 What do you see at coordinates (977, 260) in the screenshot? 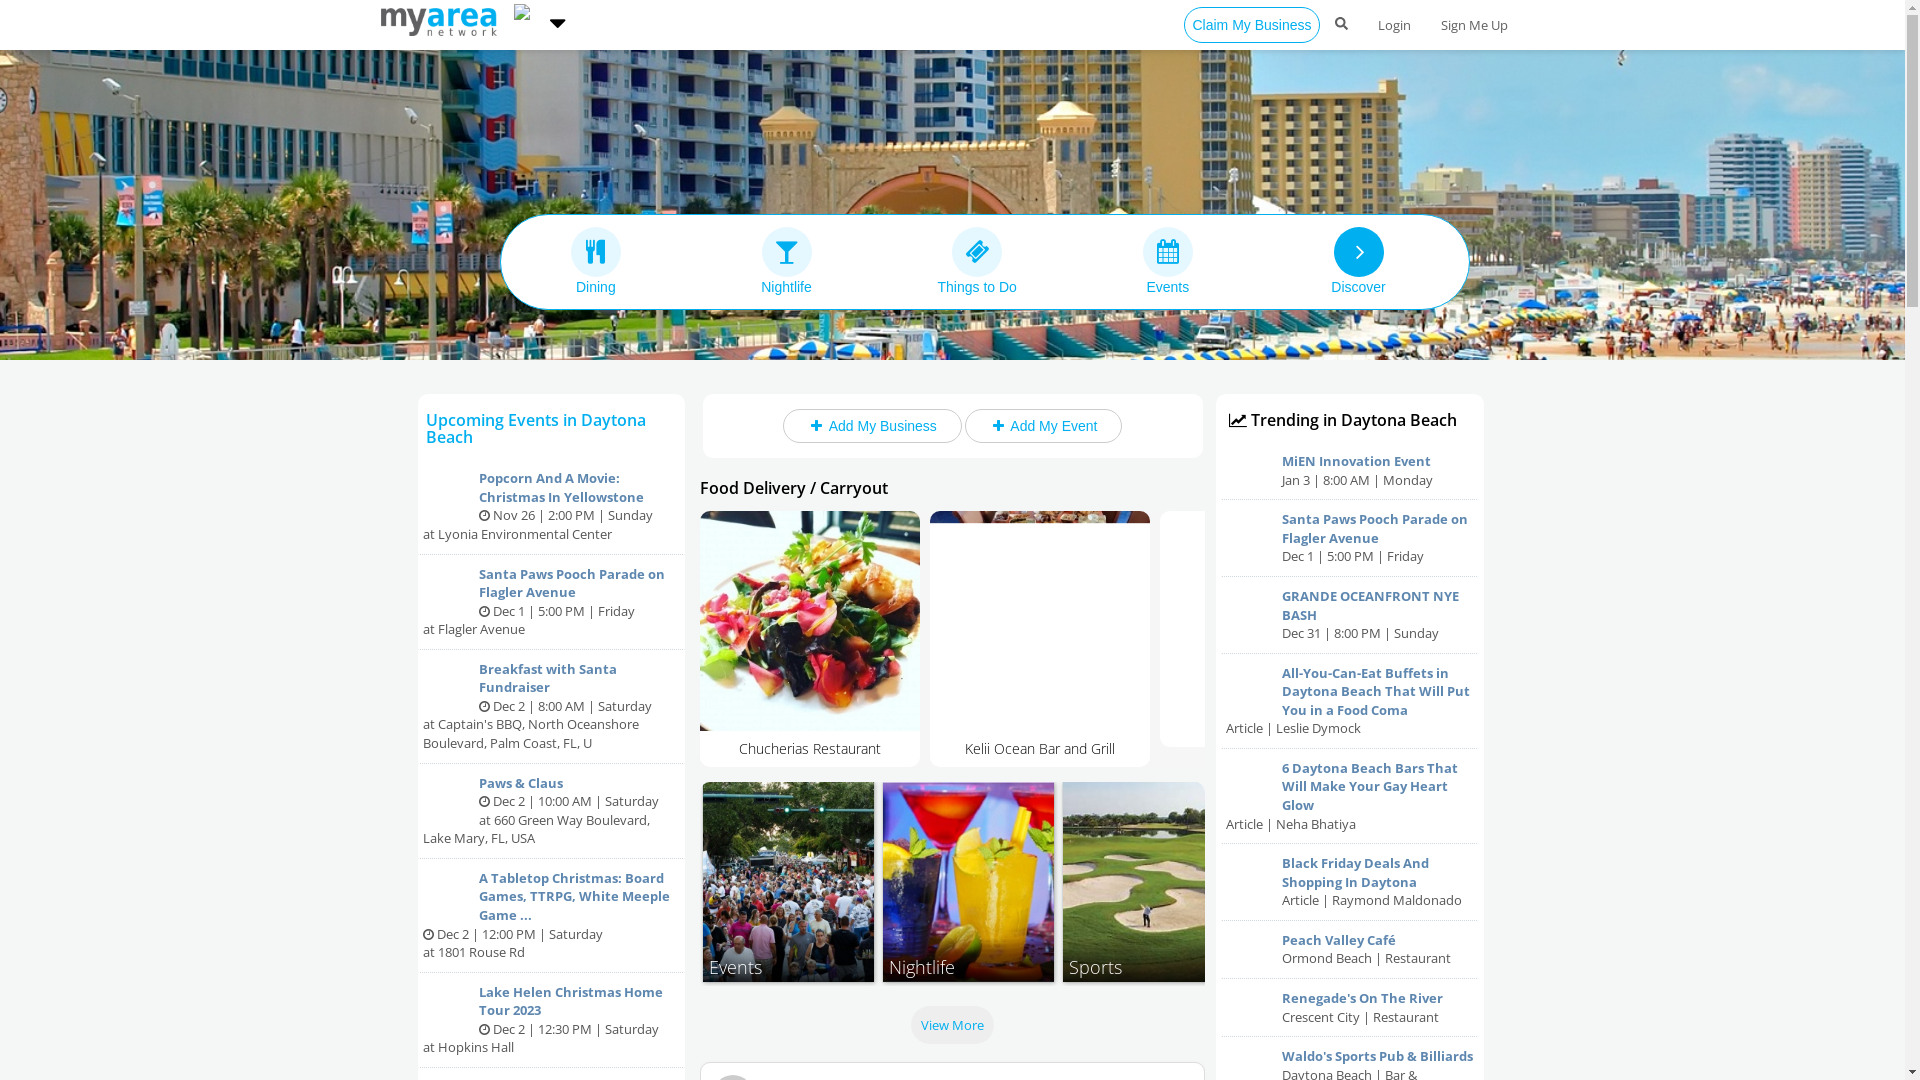
I see `'Things to Do'` at bounding box center [977, 260].